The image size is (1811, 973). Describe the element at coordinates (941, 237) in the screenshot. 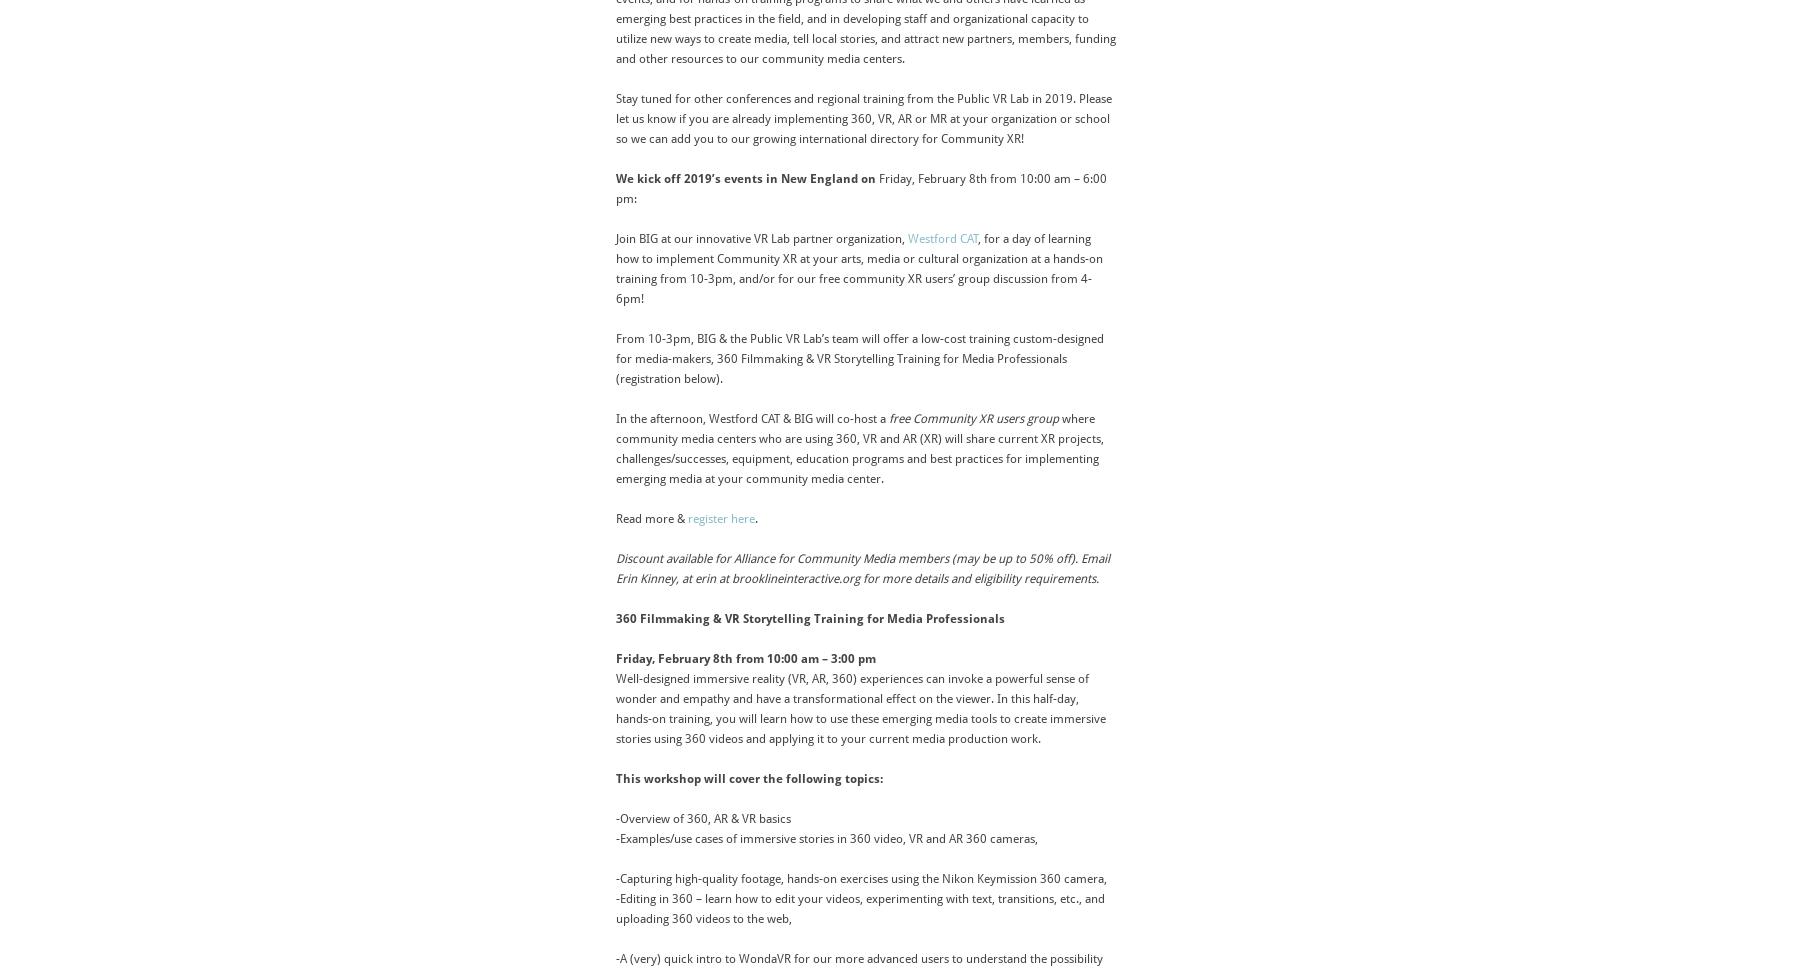

I see `'Westford CAT'` at that location.